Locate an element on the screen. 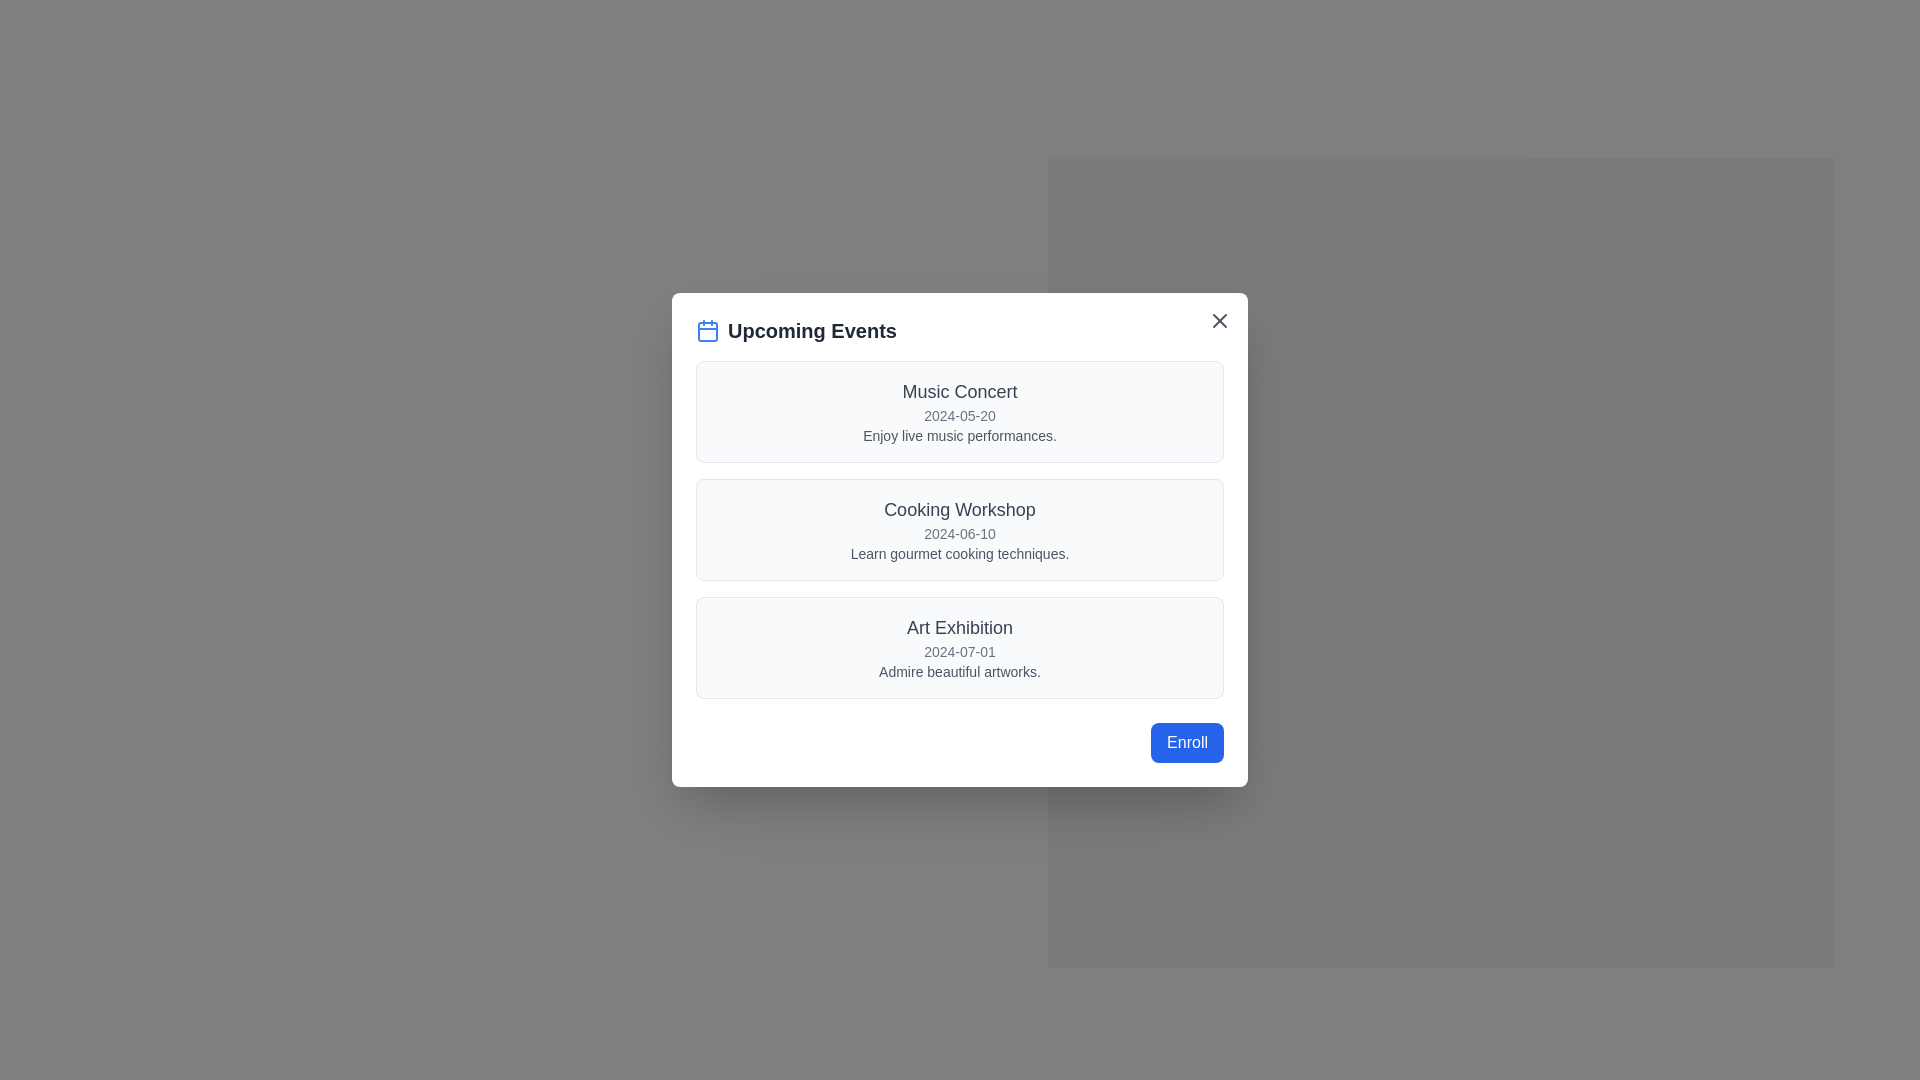  the main body of the calendar icon, which is a rounded rectangle is located at coordinates (708, 330).